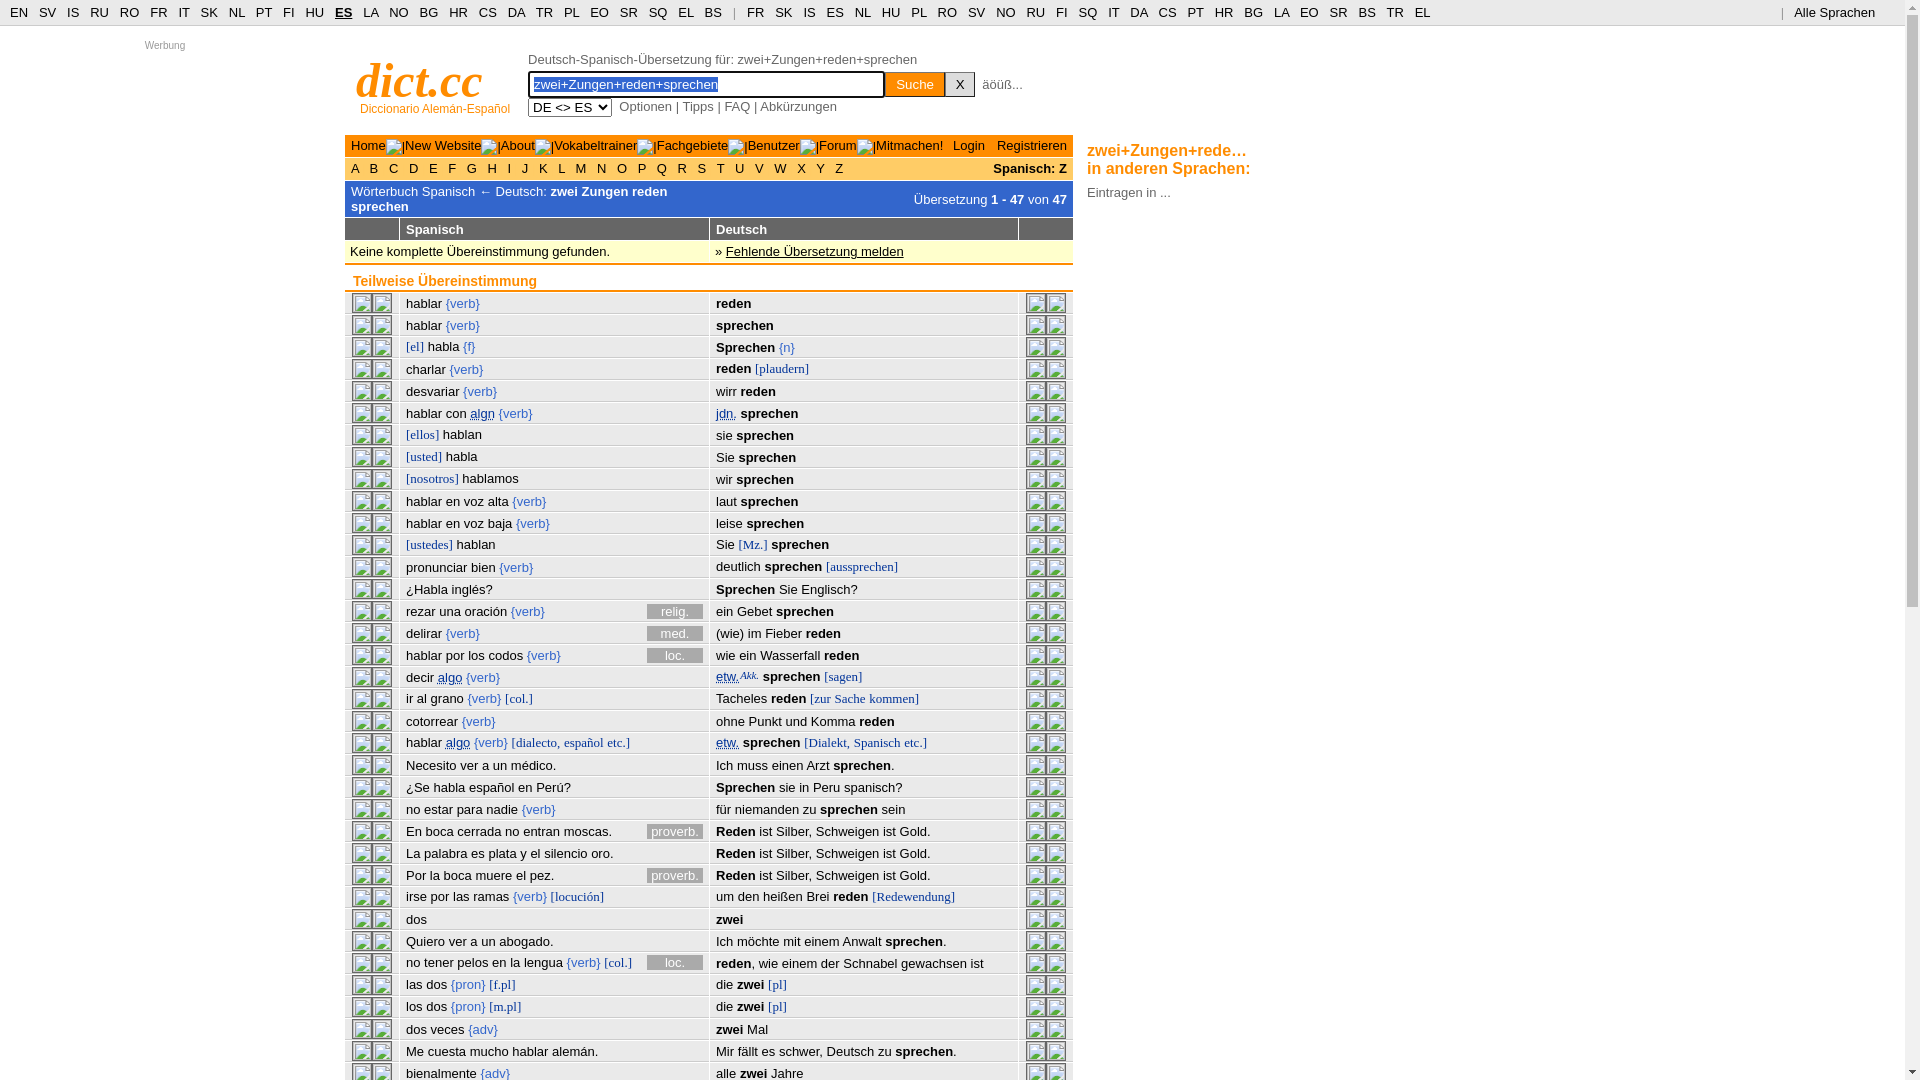 Image resolution: width=1920 pixels, height=1080 pixels. I want to click on 'T', so click(720, 167).